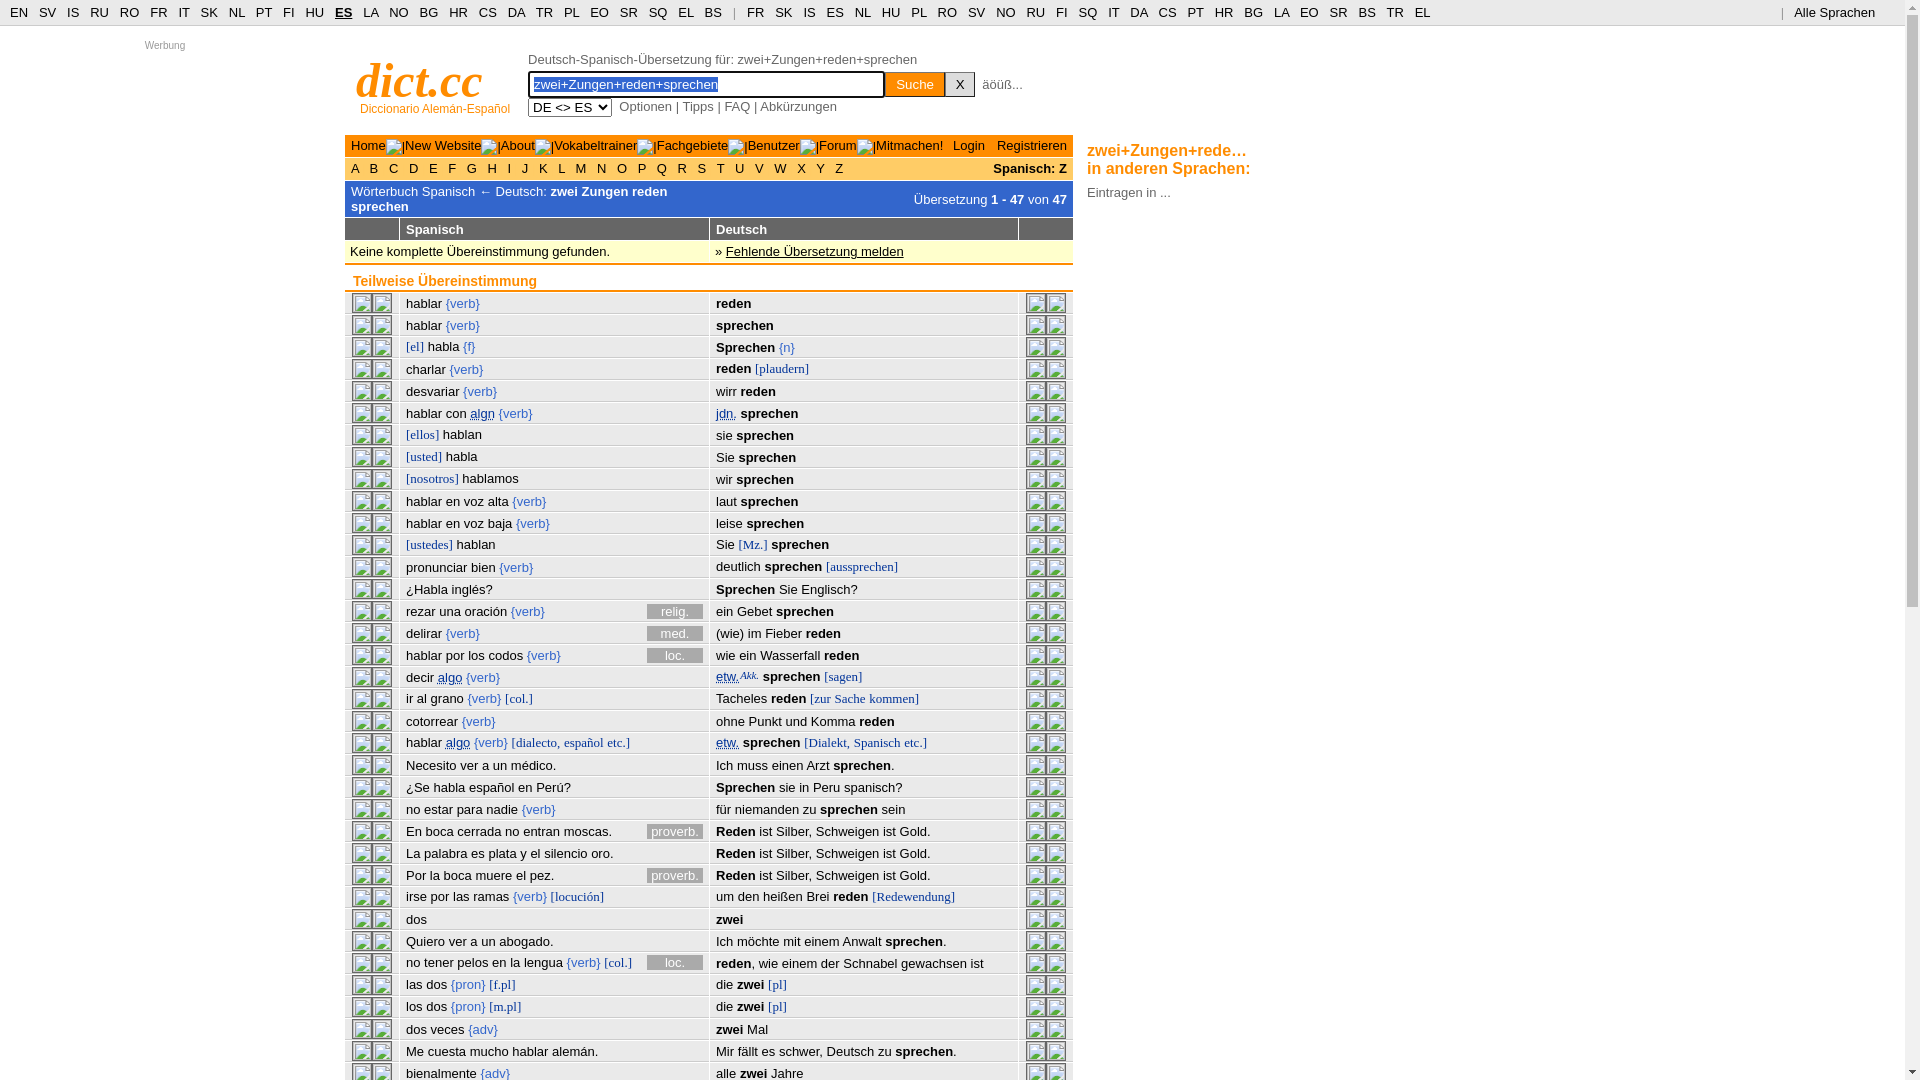 Image resolution: width=1920 pixels, height=1080 pixels. I want to click on 'T', so click(720, 167).